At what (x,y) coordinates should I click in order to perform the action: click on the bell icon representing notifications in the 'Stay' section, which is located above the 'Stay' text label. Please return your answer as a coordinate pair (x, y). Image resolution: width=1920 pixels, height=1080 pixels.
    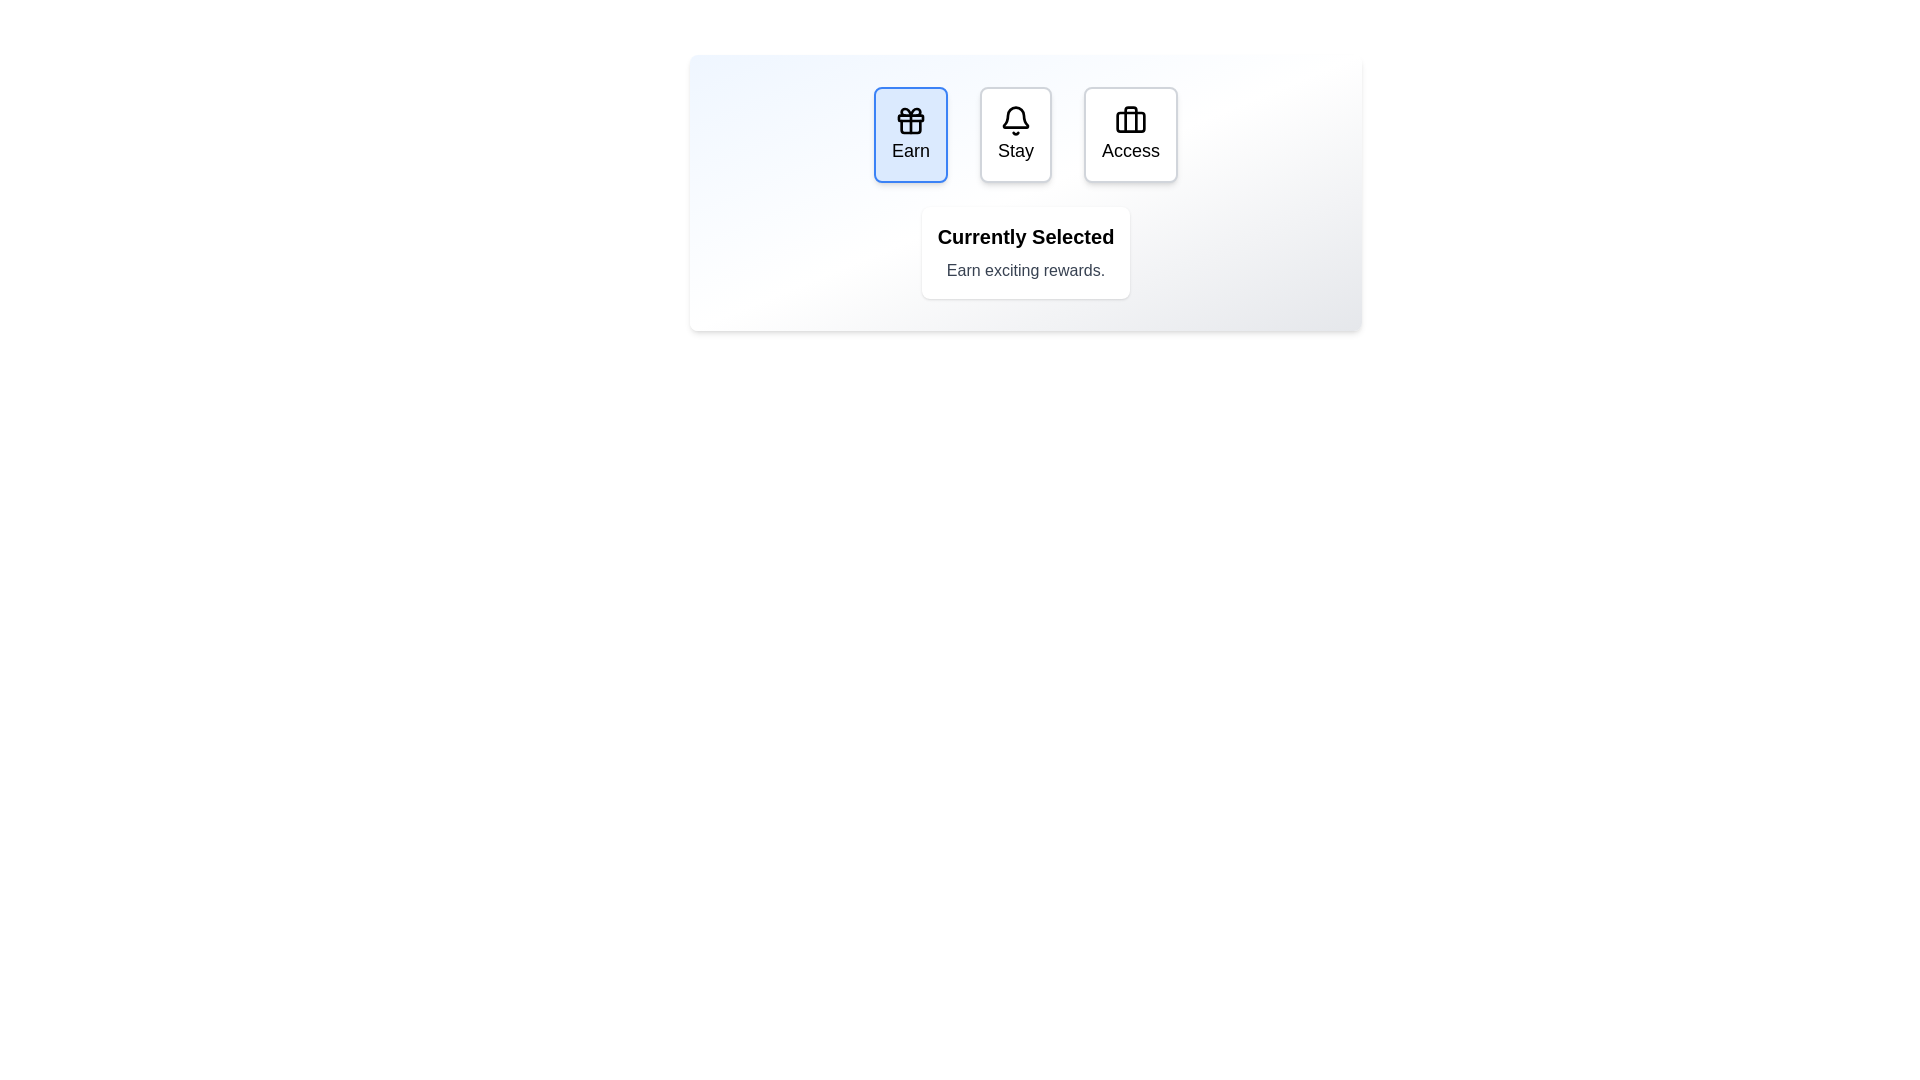
    Looking at the image, I should click on (1016, 120).